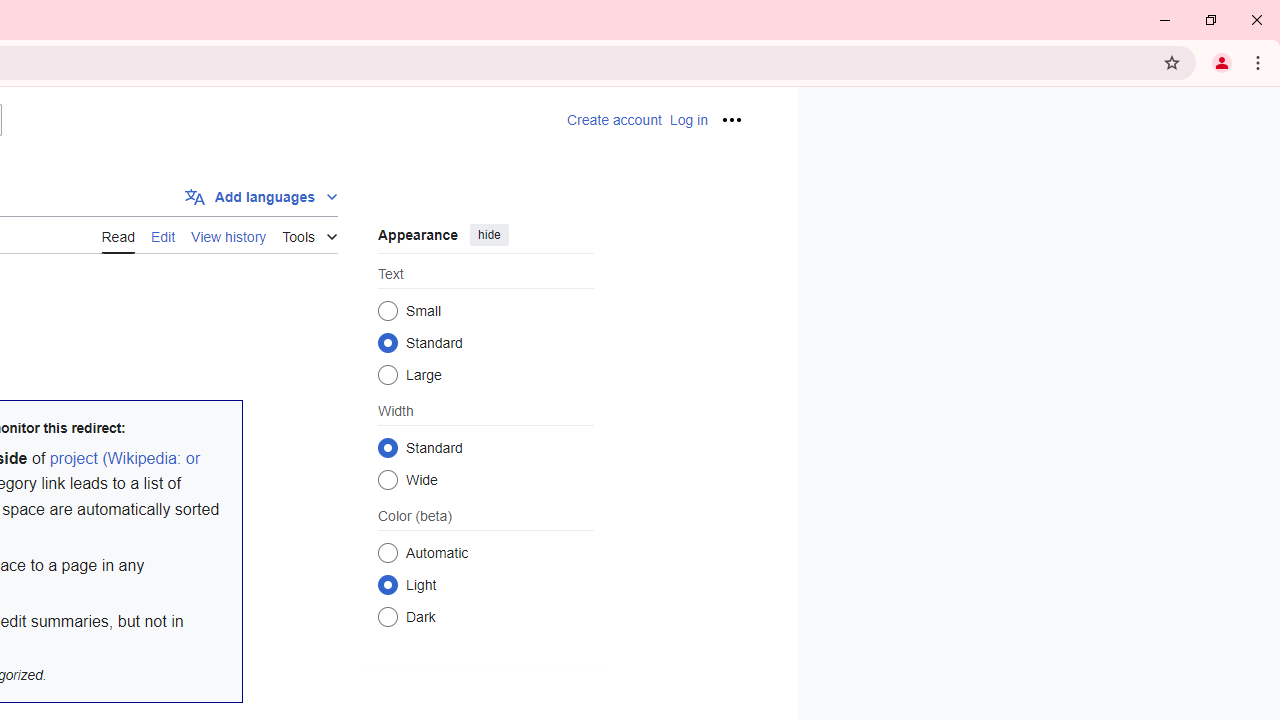  Describe the element at coordinates (612, 120) in the screenshot. I see `'Create account'` at that location.